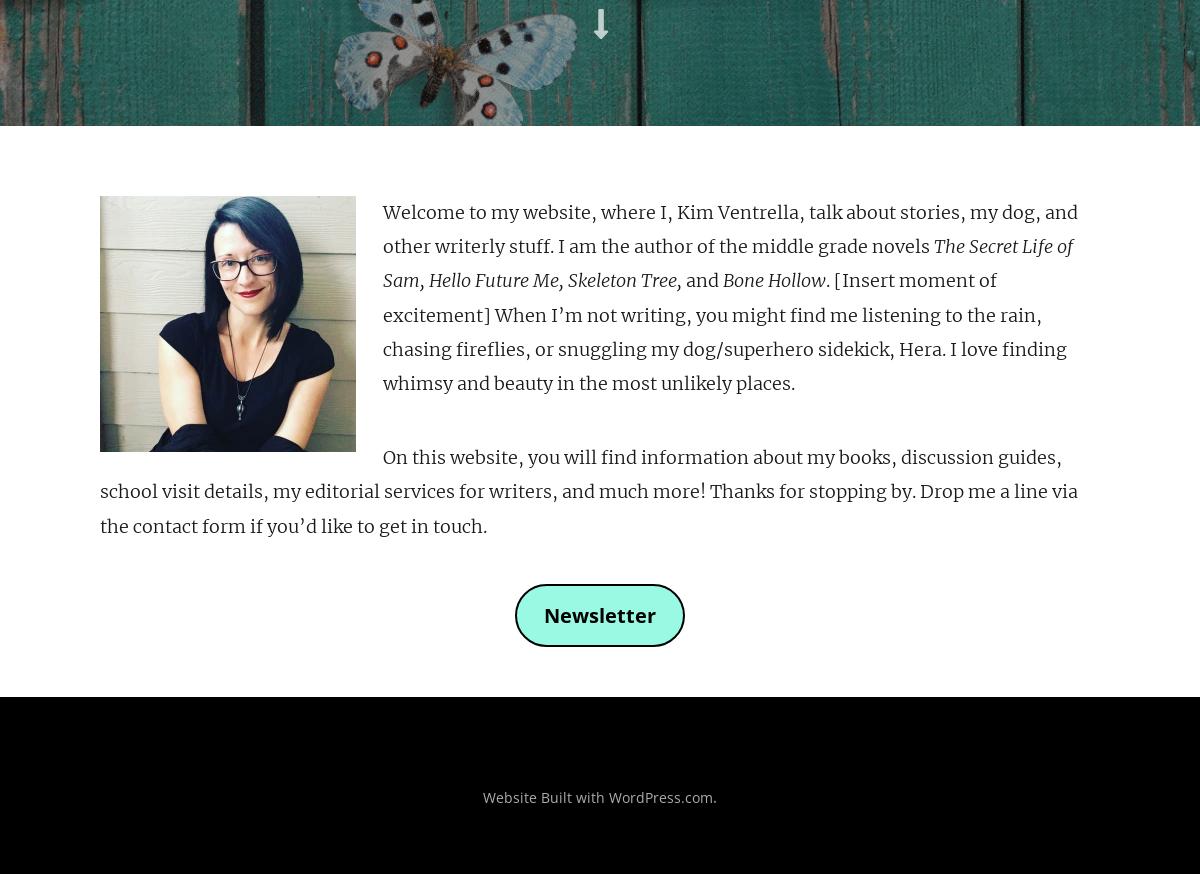 The width and height of the screenshot is (1200, 874). What do you see at coordinates (773, 280) in the screenshot?
I see `'Bone Hollow'` at bounding box center [773, 280].